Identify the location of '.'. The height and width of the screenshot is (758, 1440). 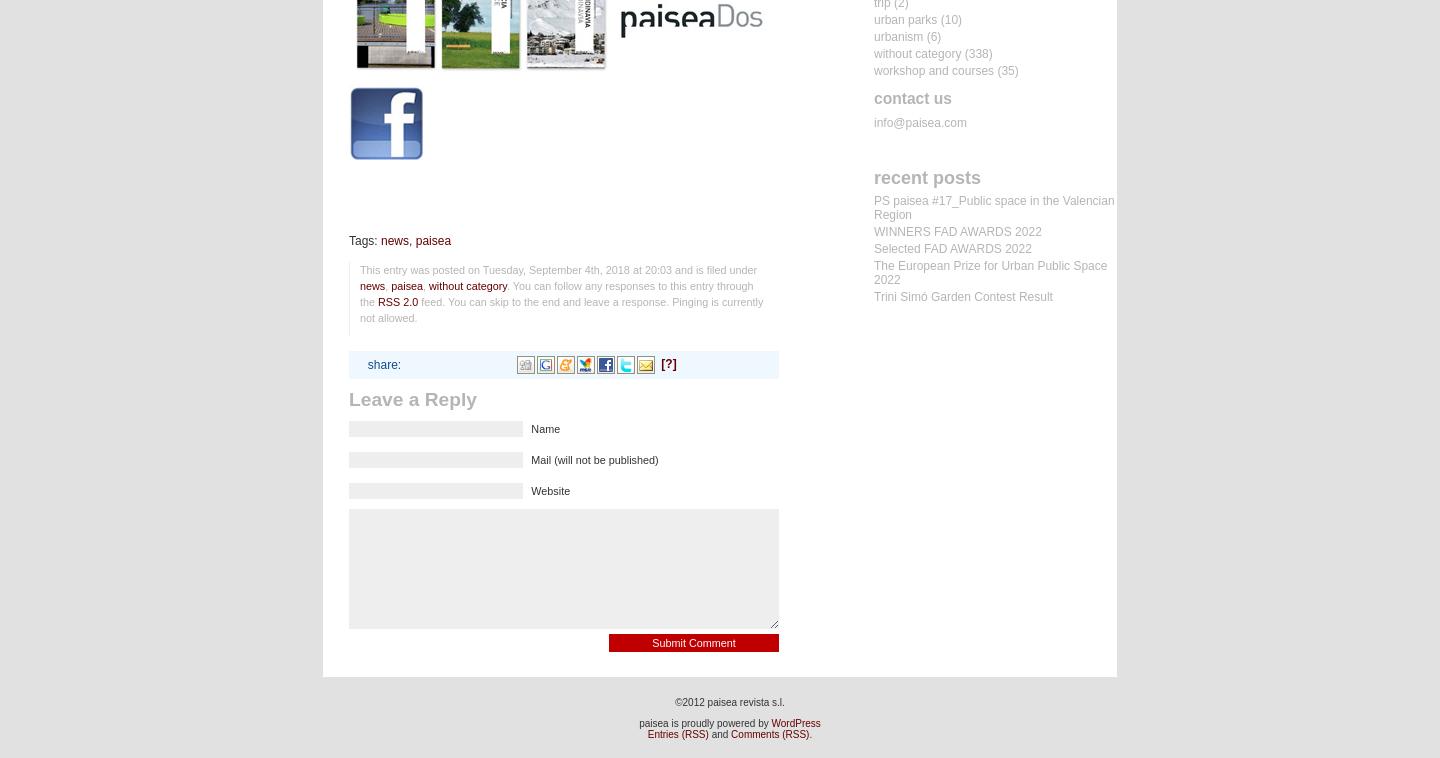
(810, 734).